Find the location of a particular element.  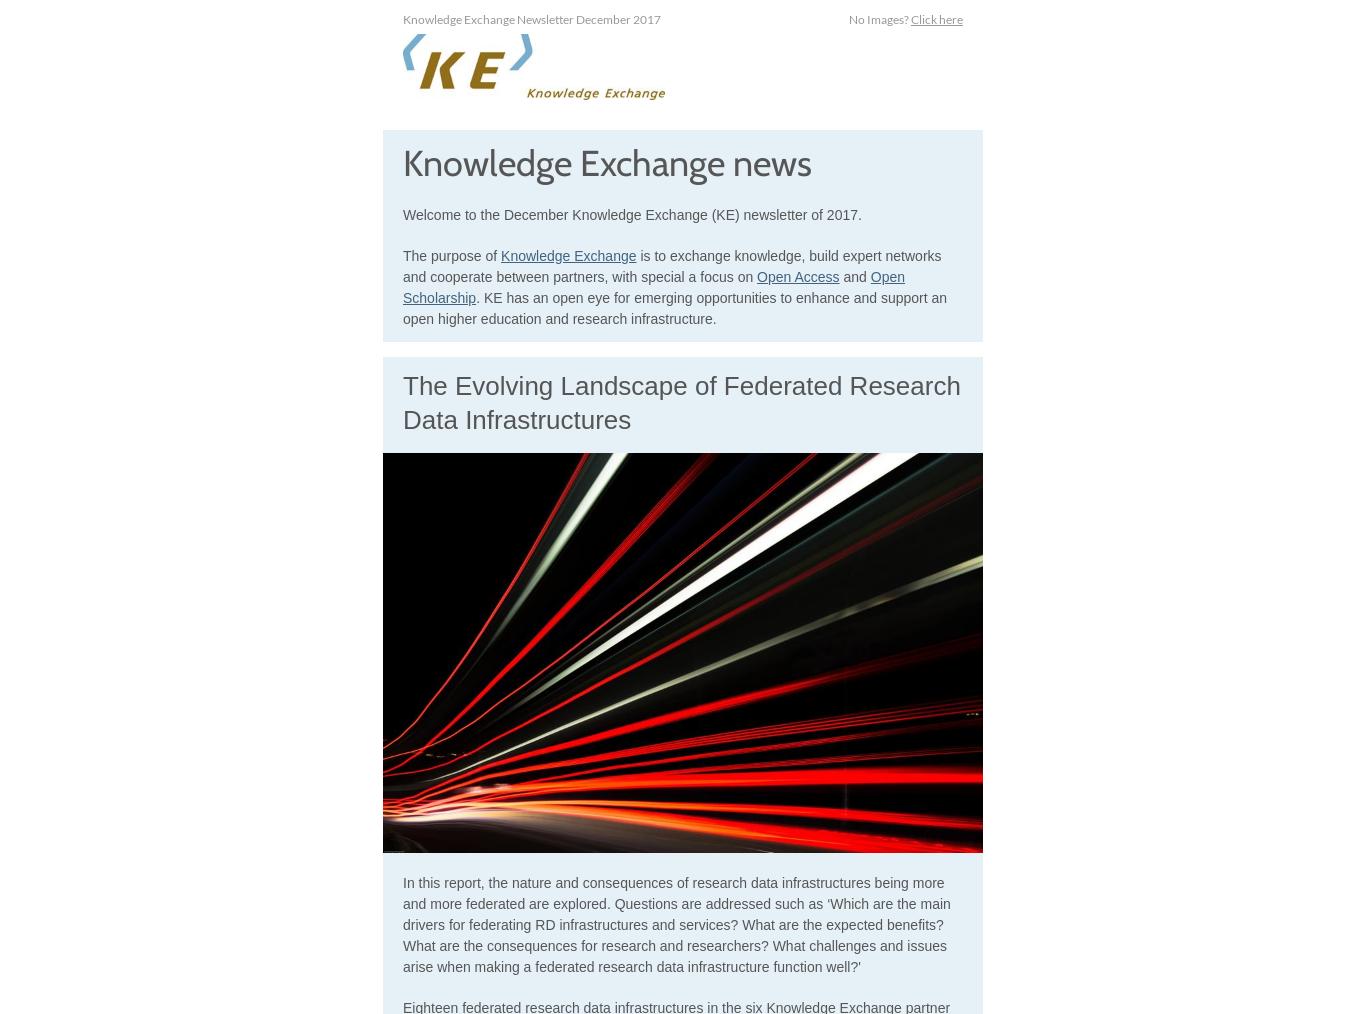

'and' is located at coordinates (853, 277).